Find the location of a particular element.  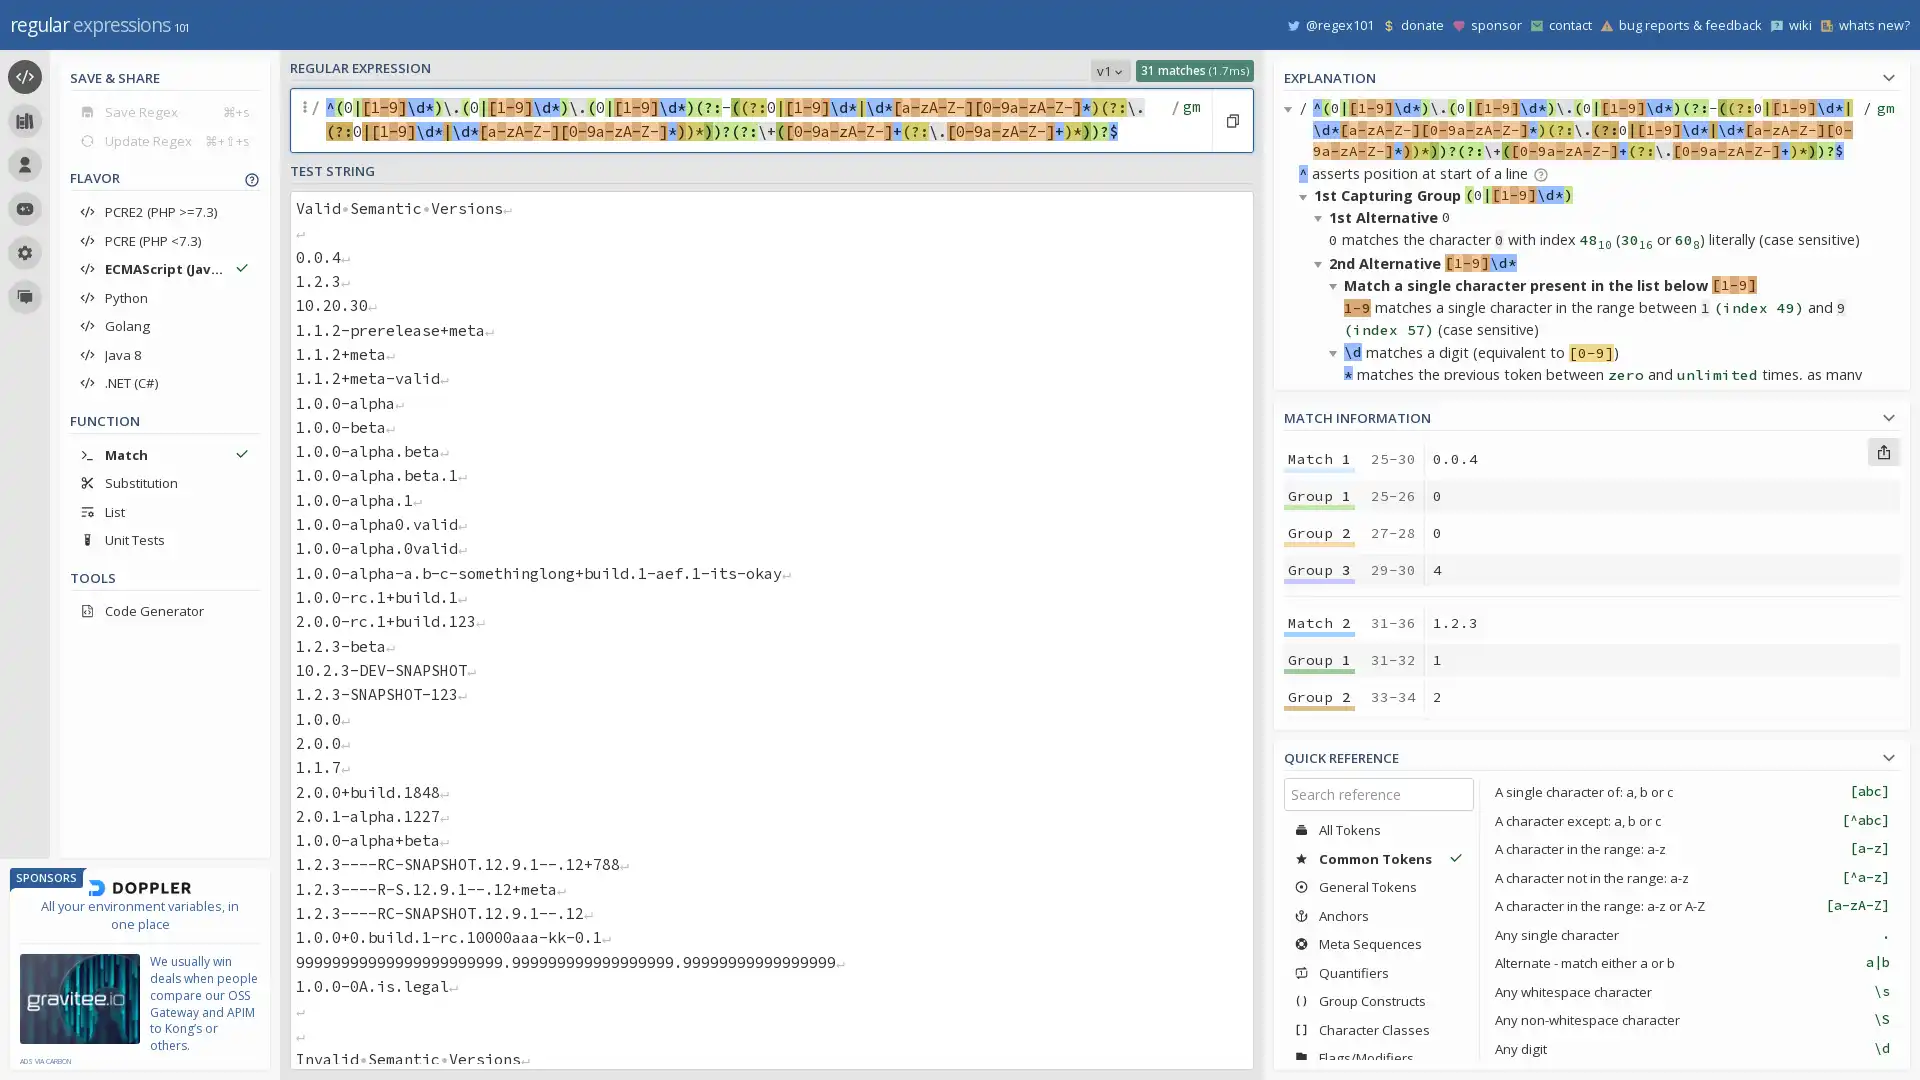

Collapse Subtree is located at coordinates (1321, 1051).